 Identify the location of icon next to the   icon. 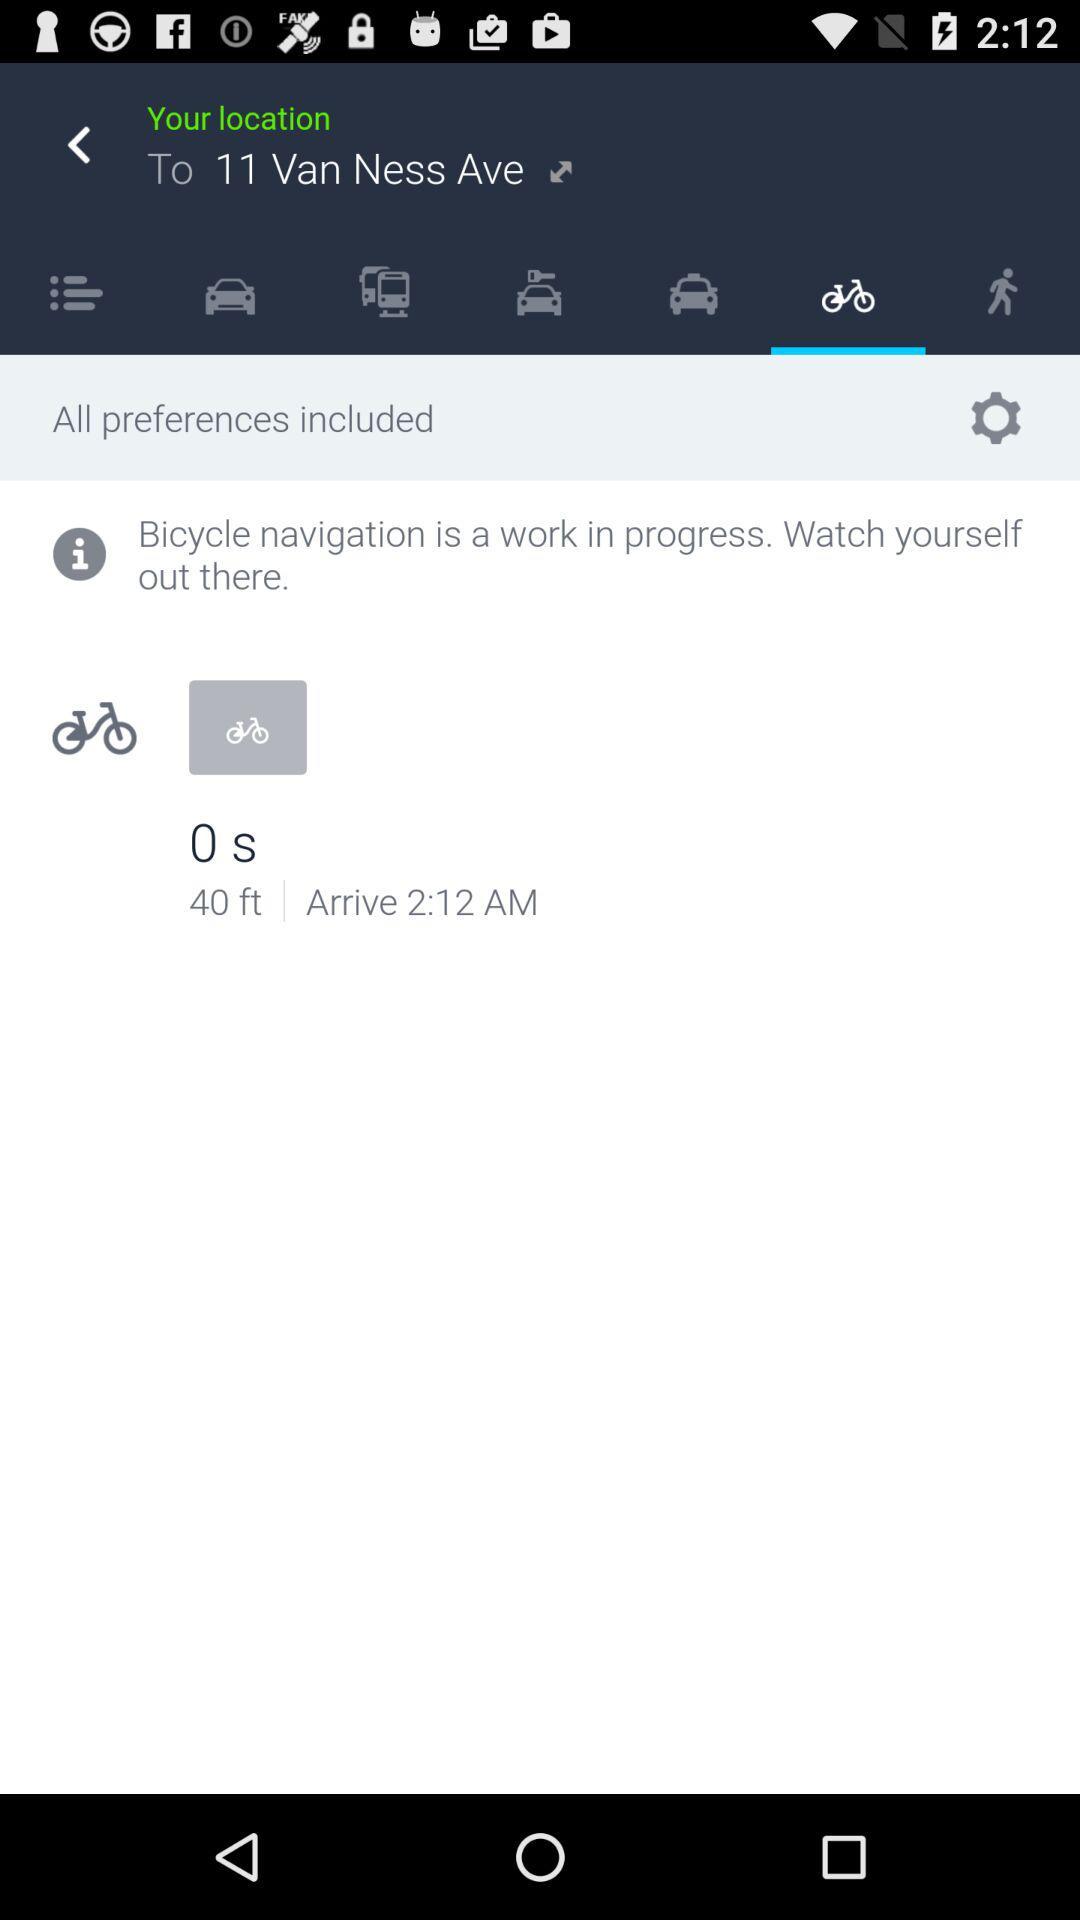
(75, 290).